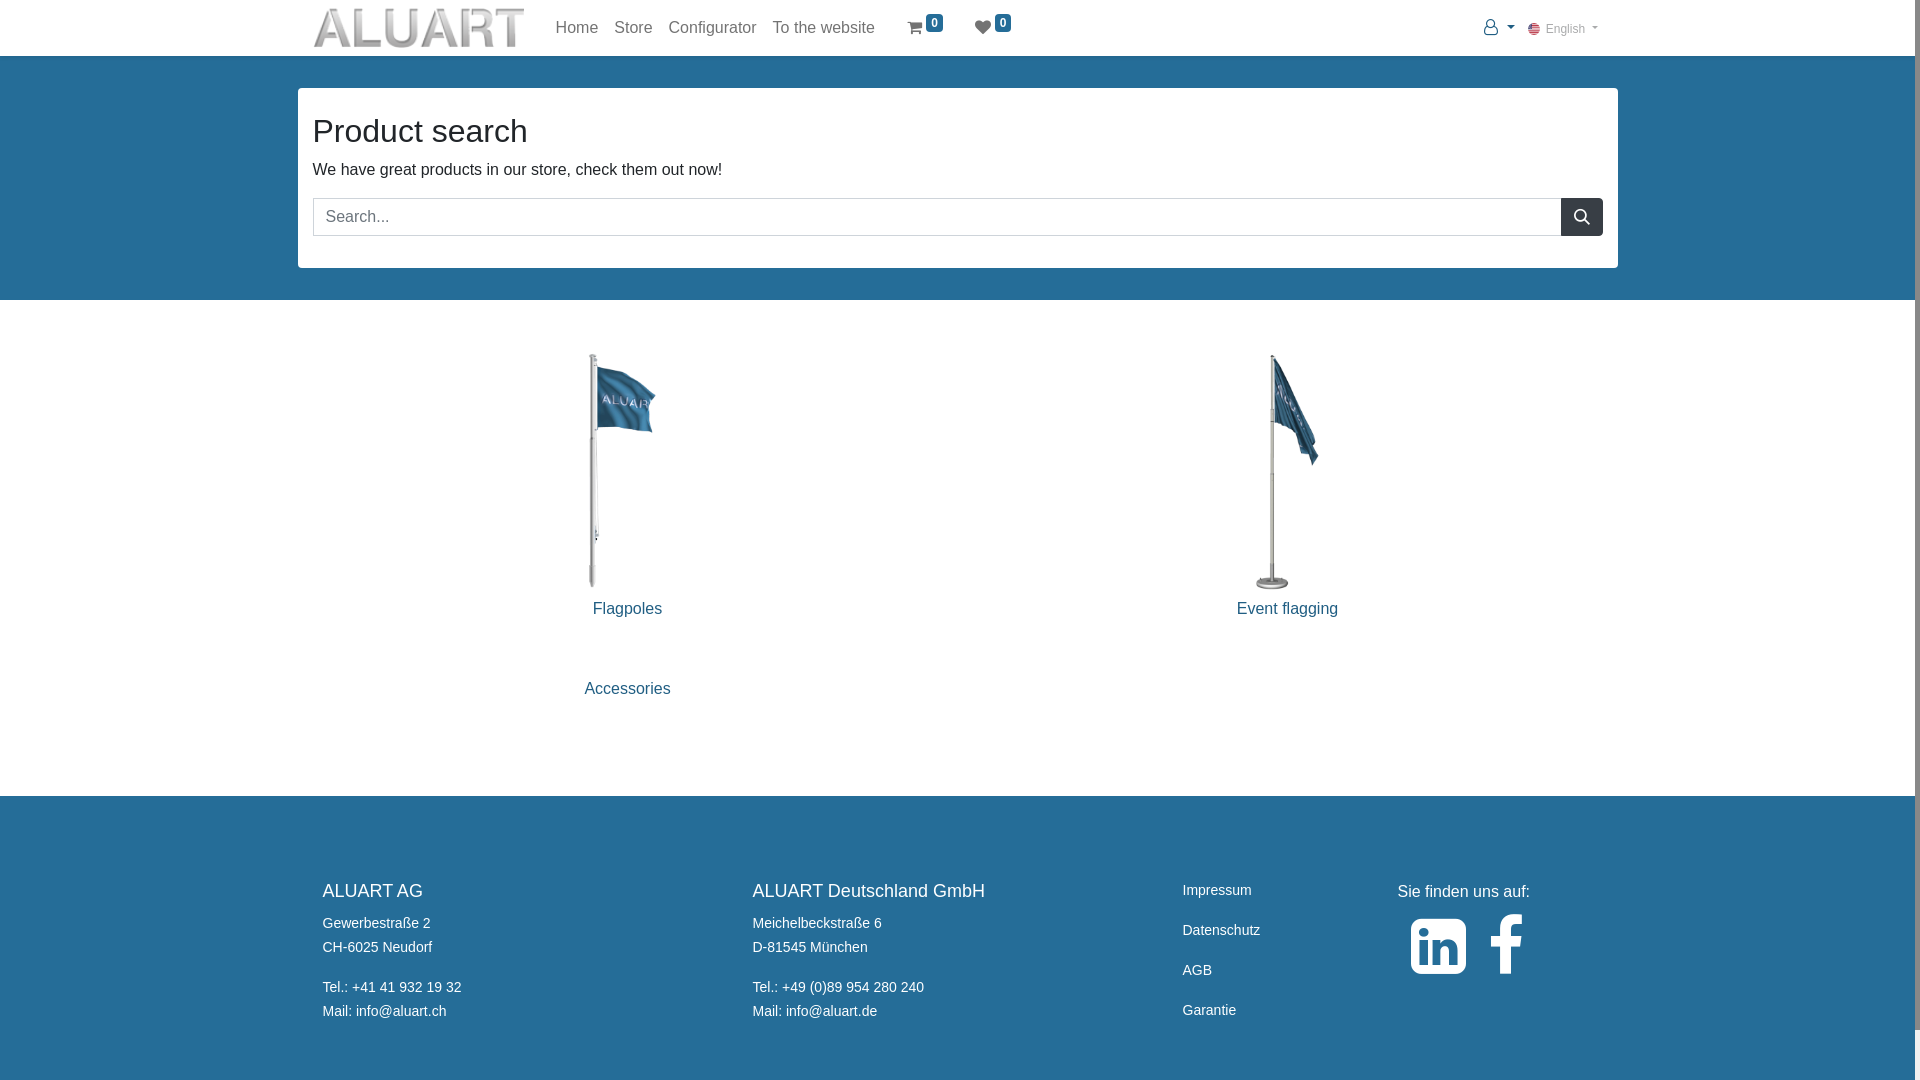 The height and width of the screenshot is (1080, 1920). I want to click on 'AGB', so click(1196, 968).